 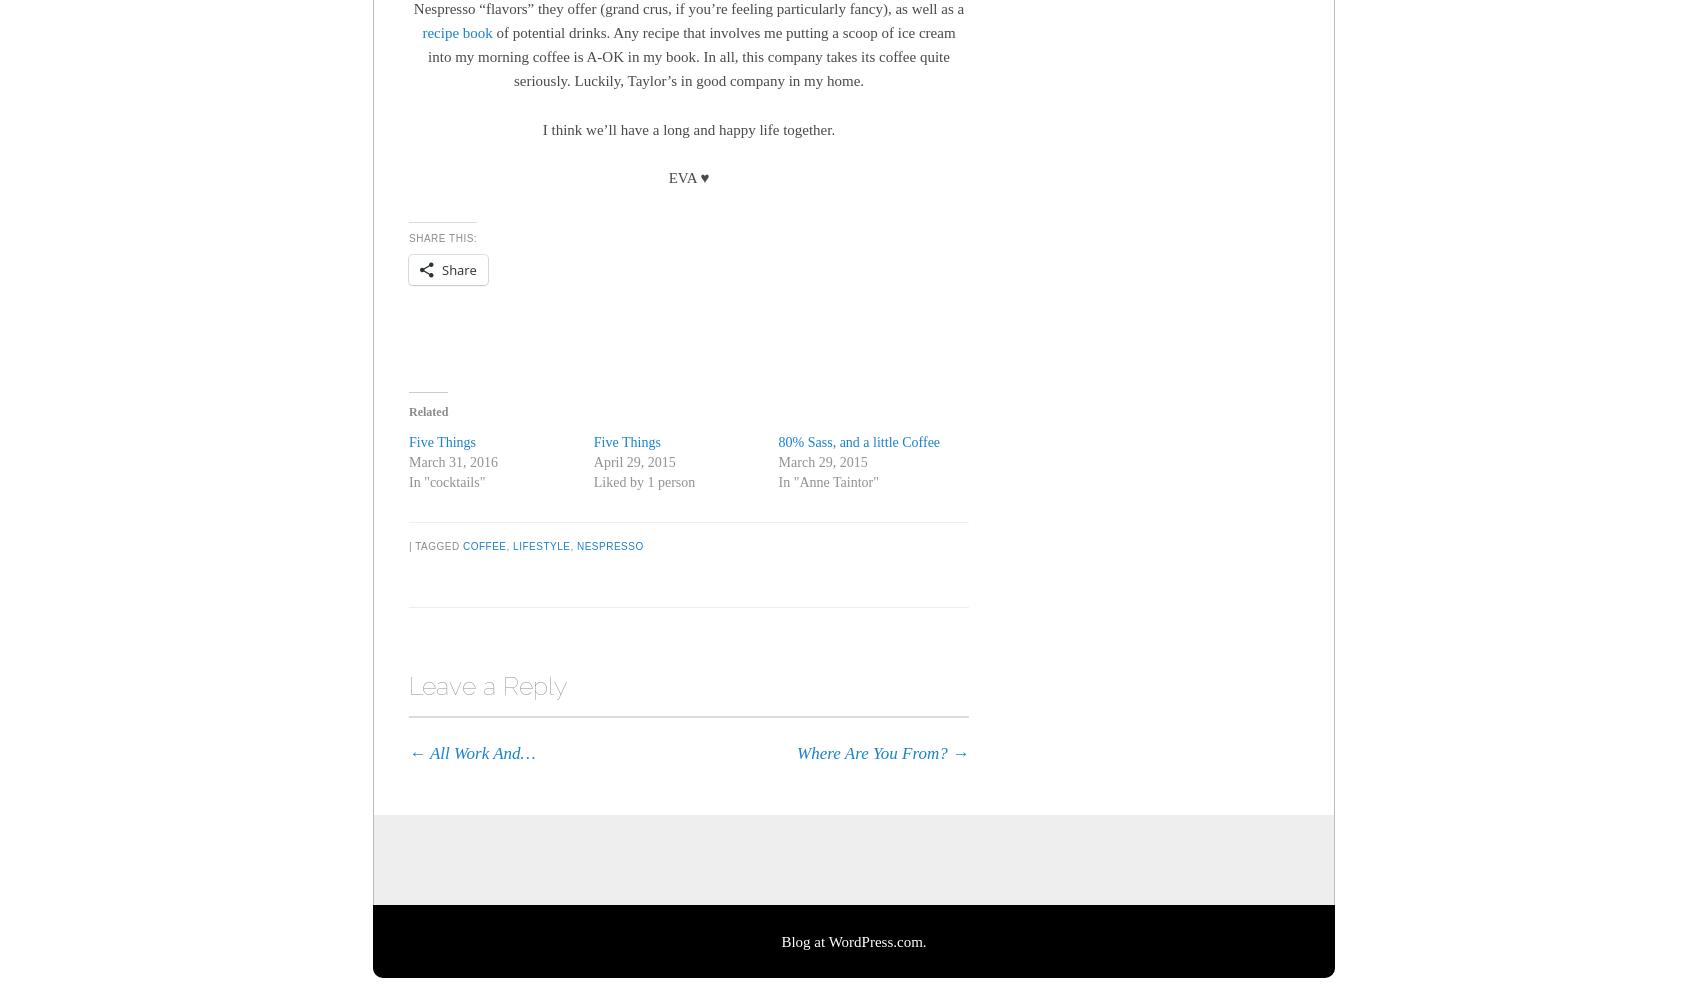 What do you see at coordinates (411, 545) in the screenshot?
I see `'|'` at bounding box center [411, 545].